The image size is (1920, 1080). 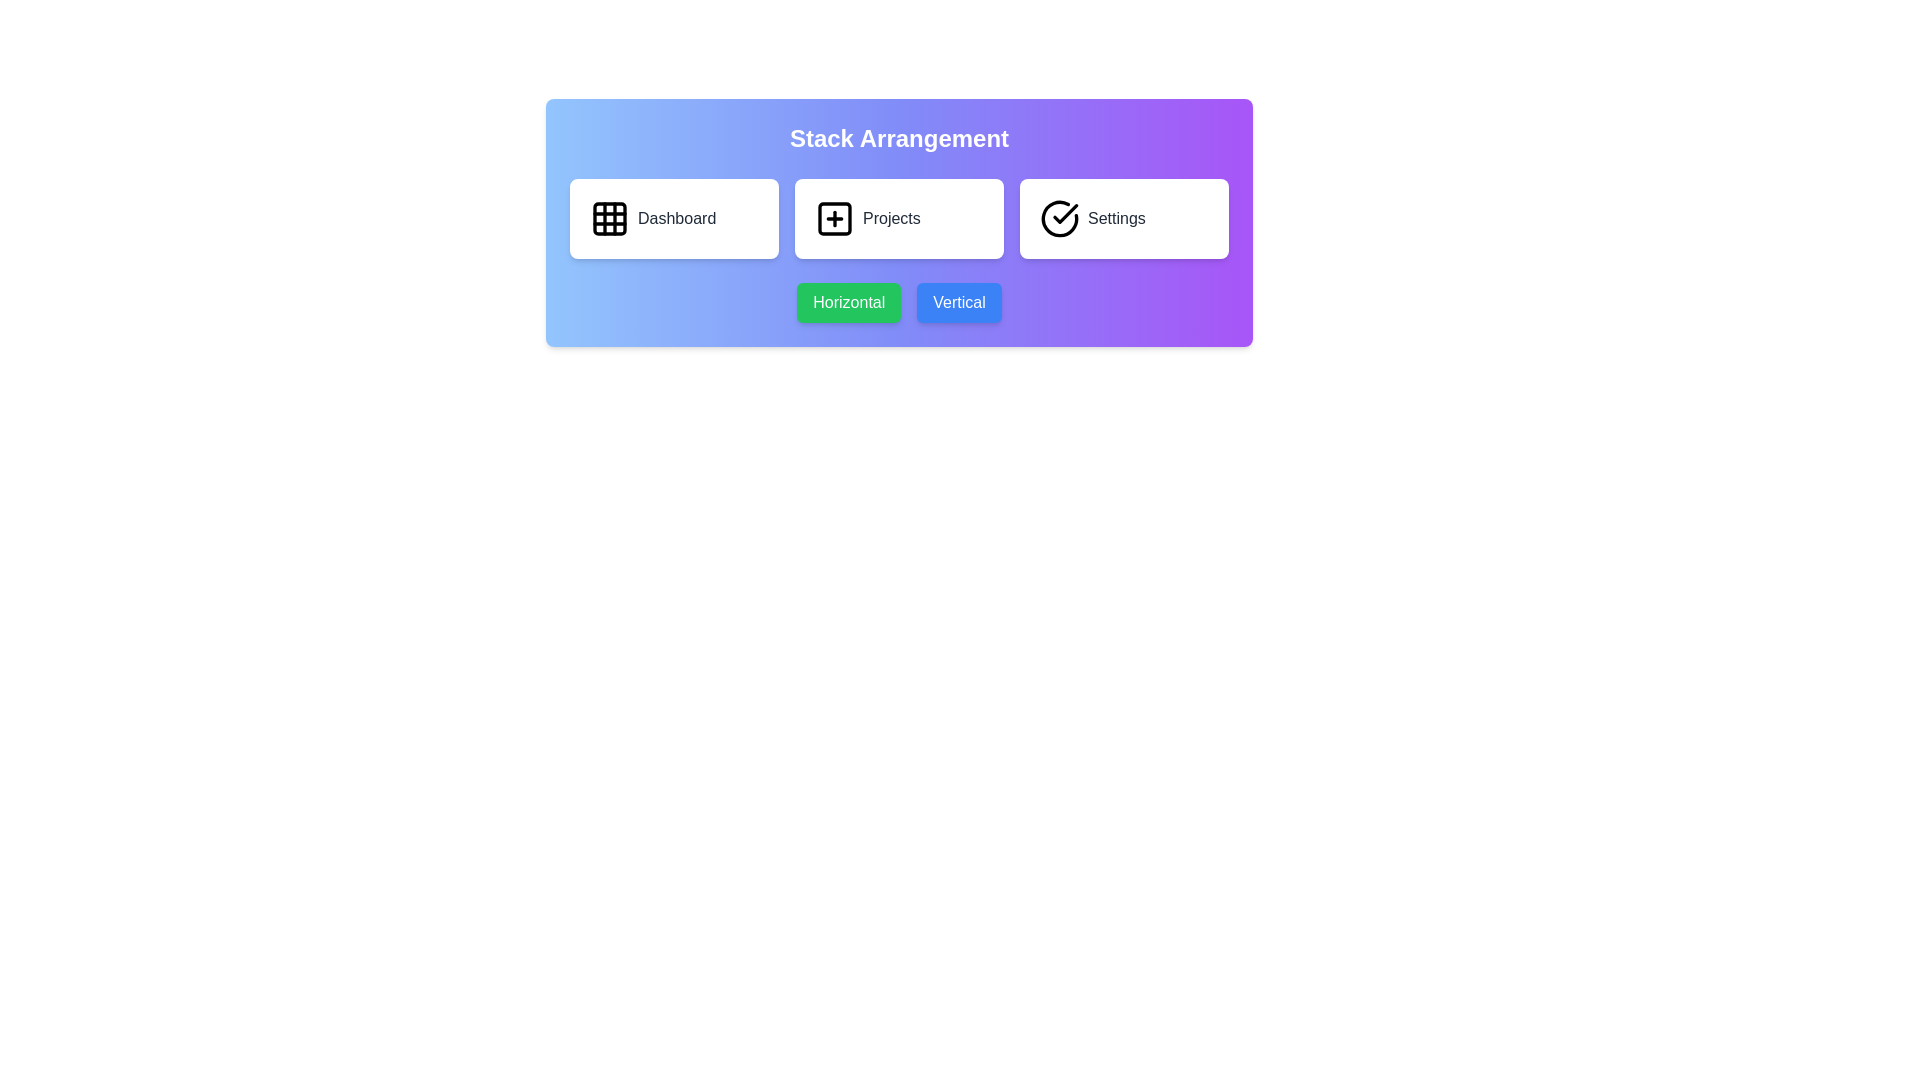 I want to click on the top-left decorative grid cell of the 'Dashboard' icon, which represents the navigation or overview section of the interface, so click(x=608, y=219).